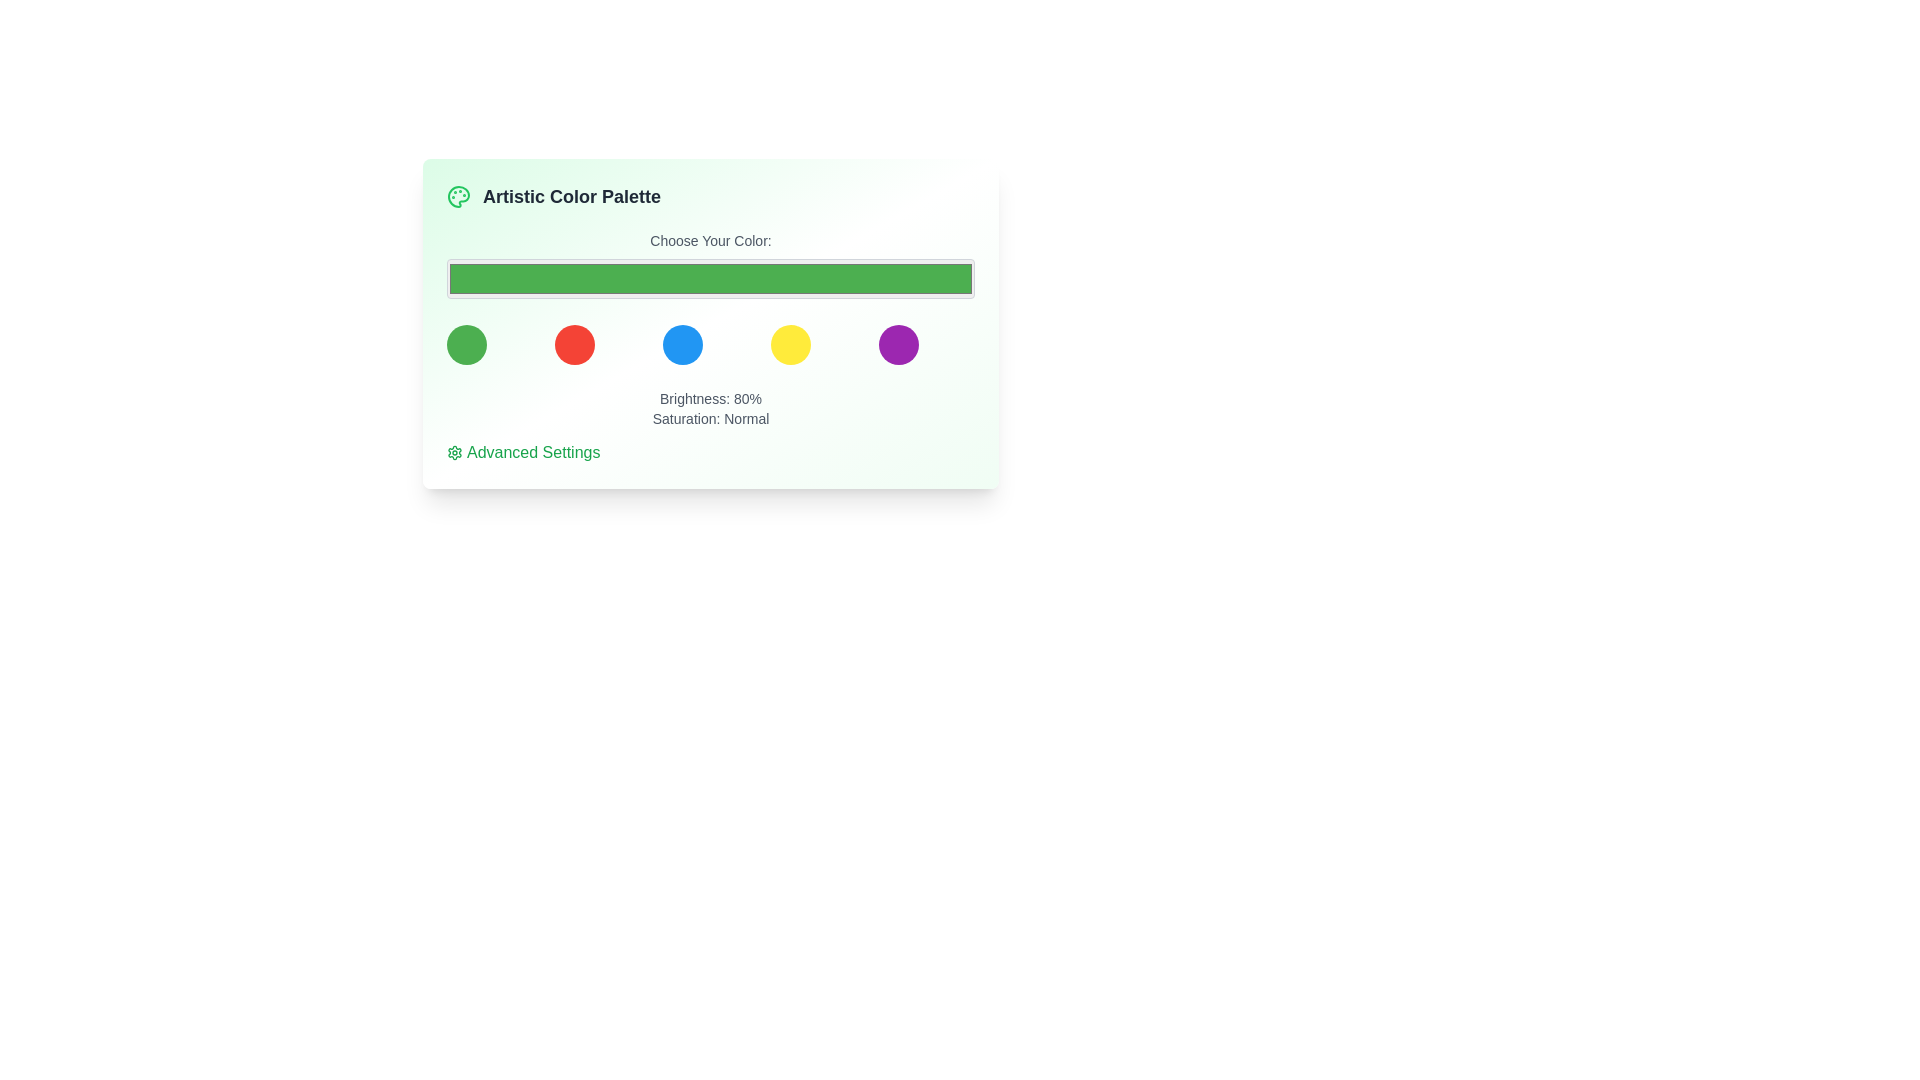 Image resolution: width=1920 pixels, height=1080 pixels. What do you see at coordinates (710, 398) in the screenshot?
I see `the non-interactive text label displaying the brightness level ('80%') within the 'Artistic Color Palette' section` at bounding box center [710, 398].